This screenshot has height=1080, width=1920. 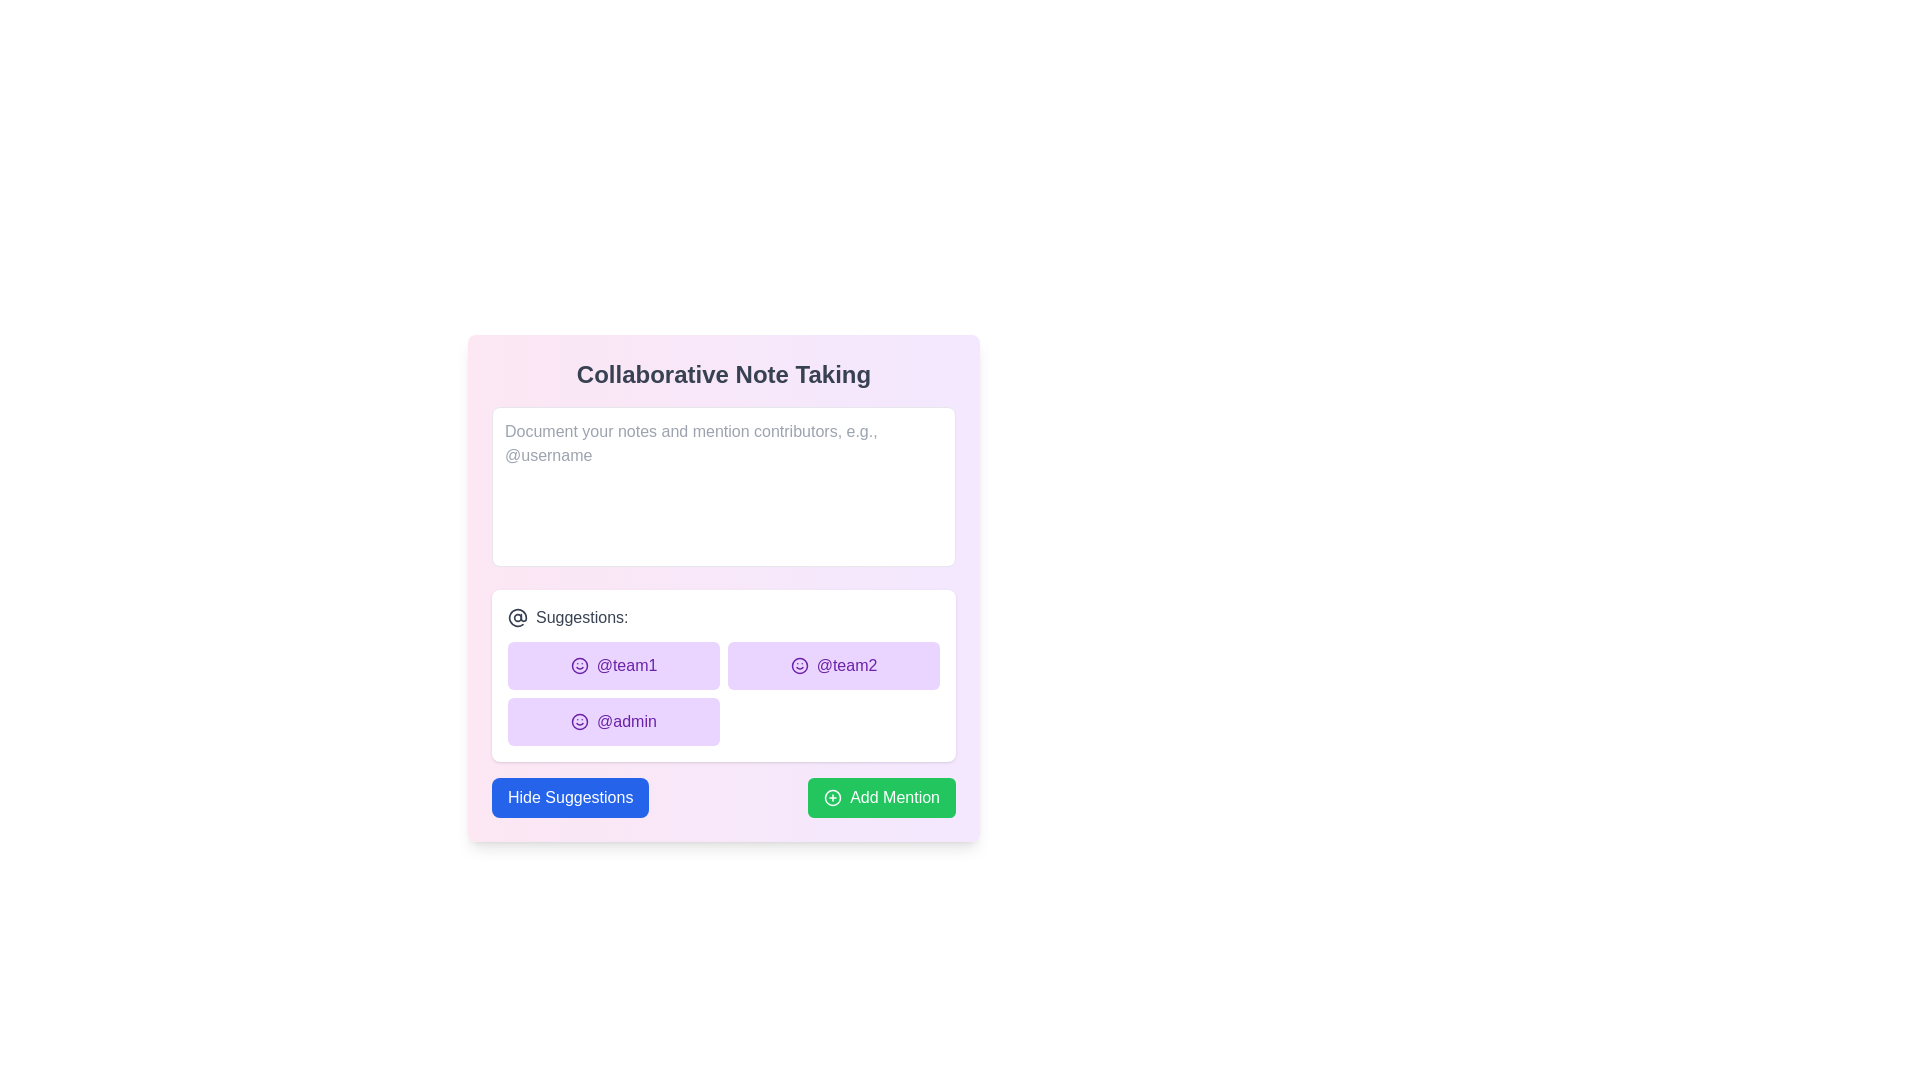 I want to click on the smiley face icon SVG element located to the left of the '@admin' text within a purple rectangular button in the Suggestions section, so click(x=579, y=721).